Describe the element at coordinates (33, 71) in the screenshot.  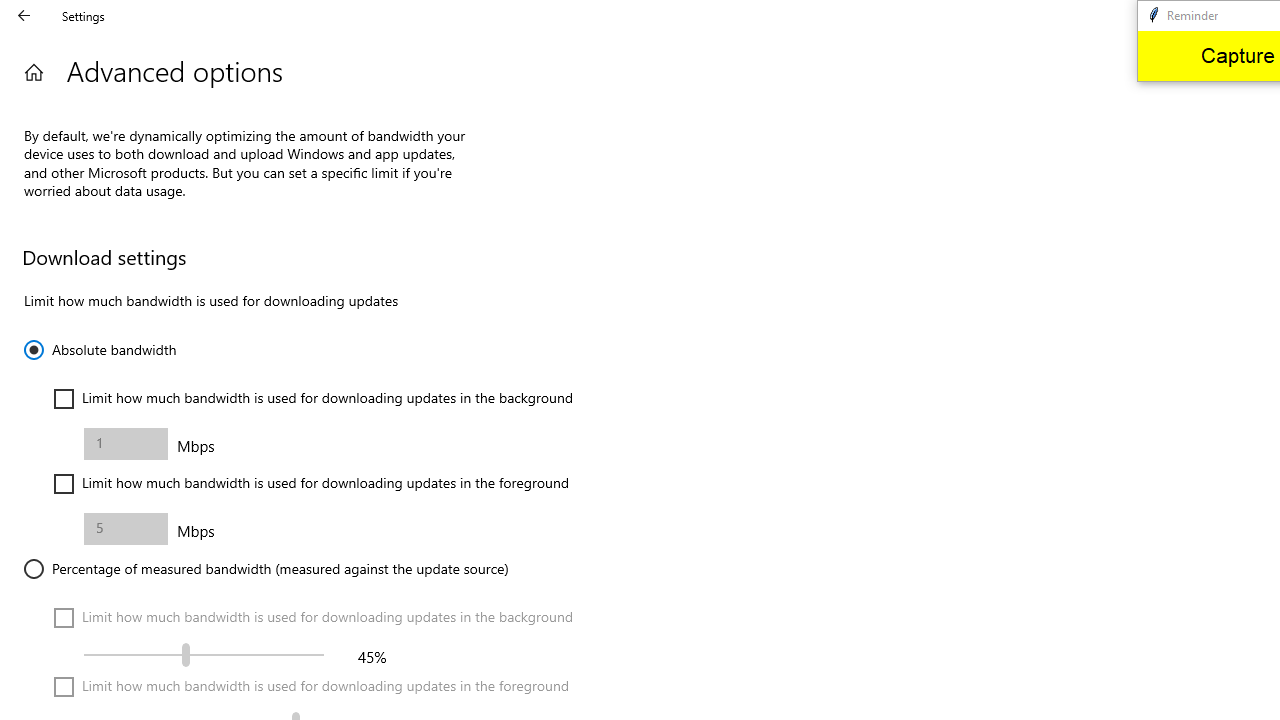
I see `'Home'` at that location.